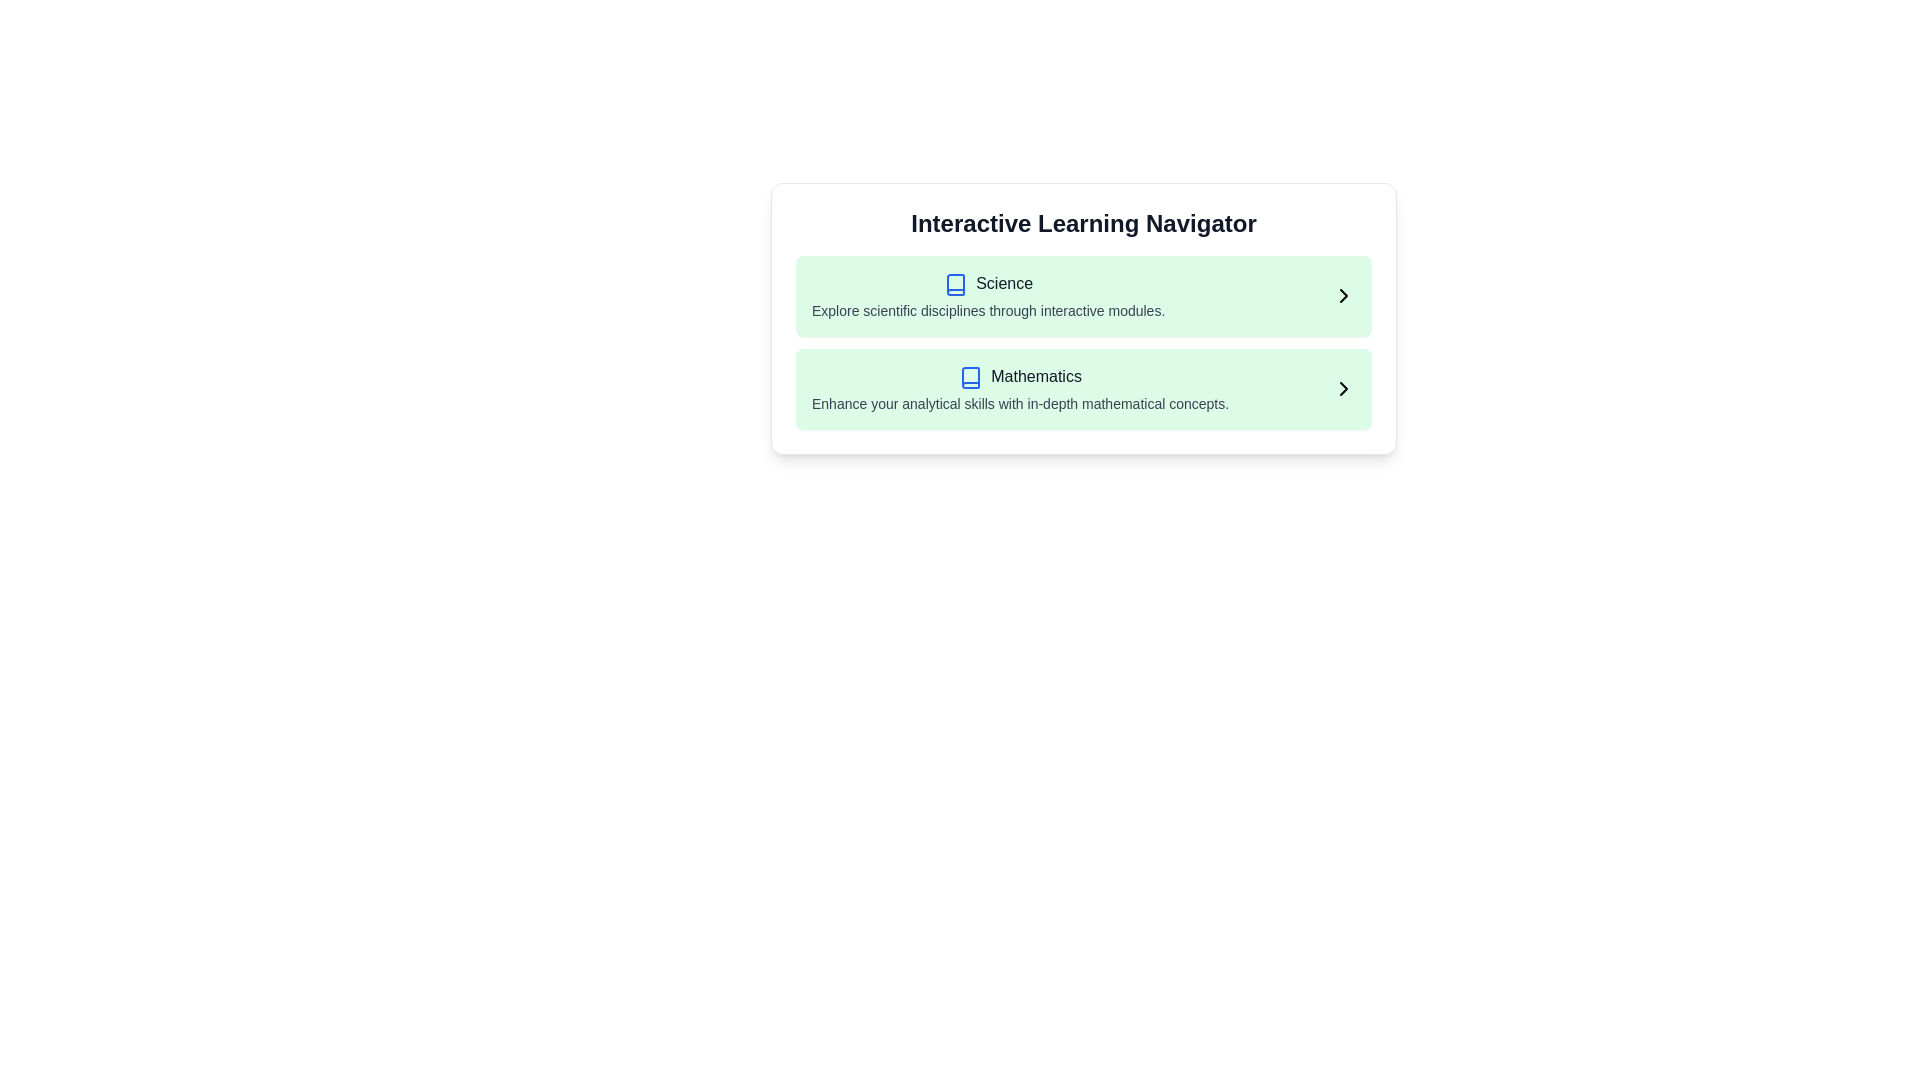 This screenshot has height=1080, width=1920. What do you see at coordinates (971, 377) in the screenshot?
I see `the blue book icon, which is located to the left of the 'Mathematics' text label in the second row of the menu panel` at bounding box center [971, 377].